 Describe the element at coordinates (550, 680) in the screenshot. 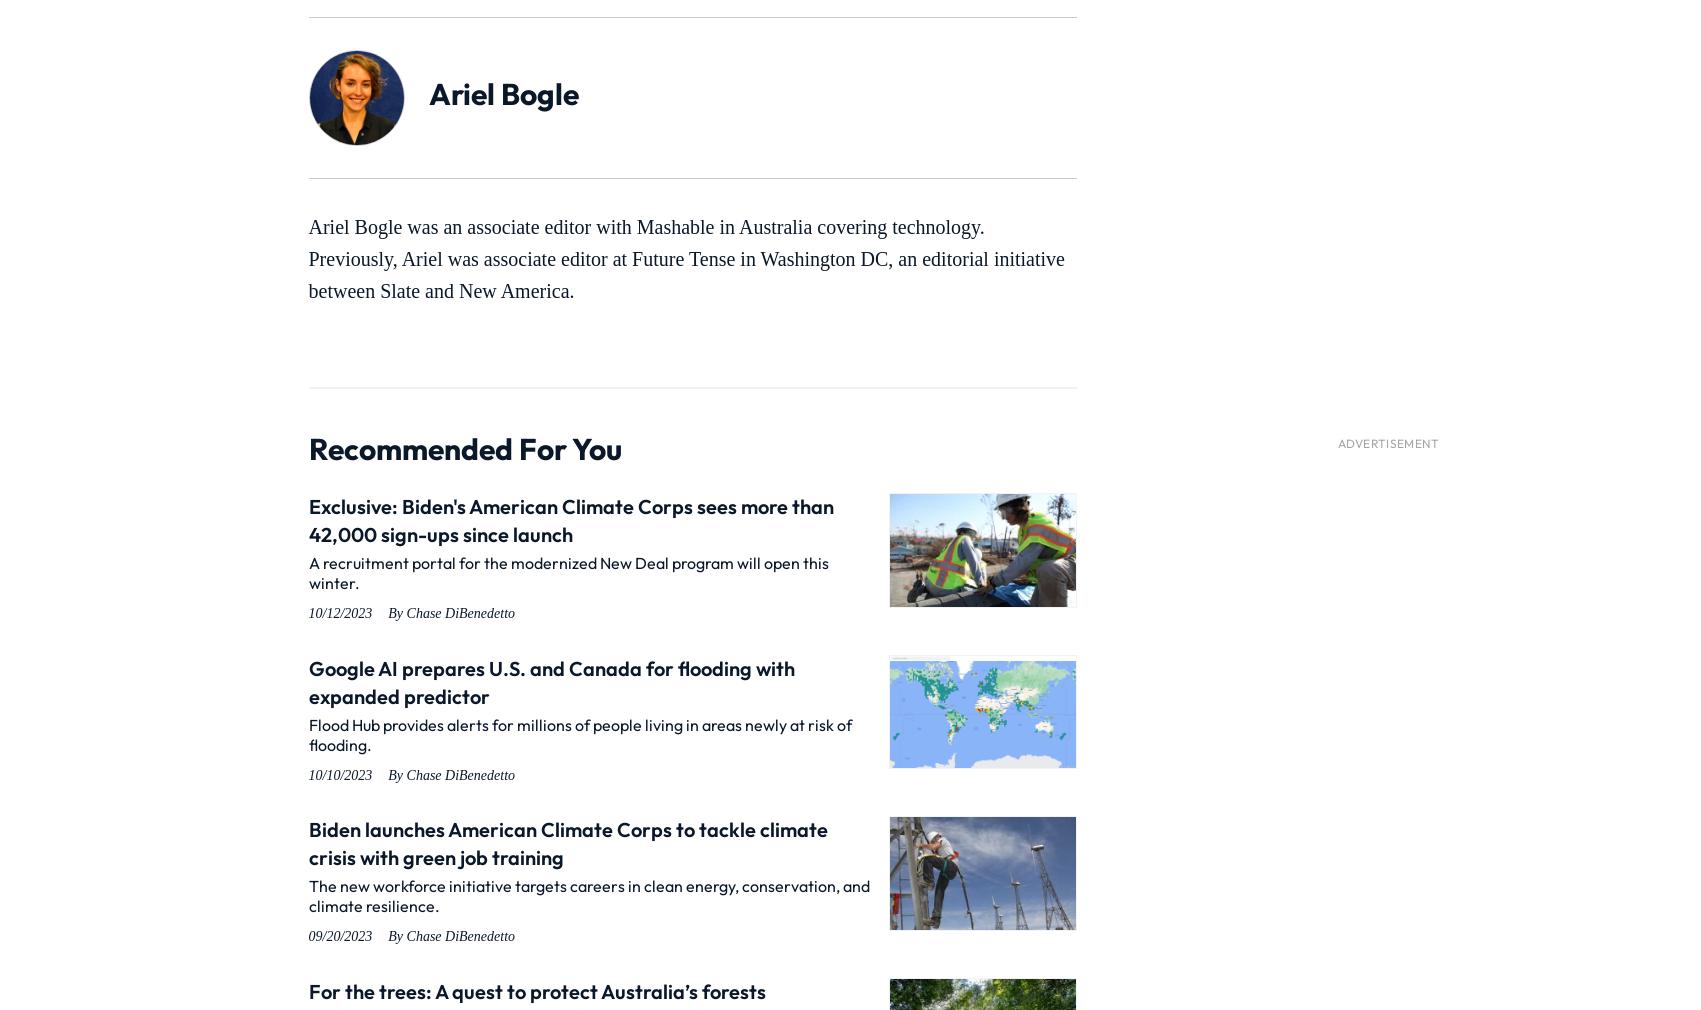

I see `'Google AI prepares U.S. and Canada for flooding with expanded predictor'` at that location.